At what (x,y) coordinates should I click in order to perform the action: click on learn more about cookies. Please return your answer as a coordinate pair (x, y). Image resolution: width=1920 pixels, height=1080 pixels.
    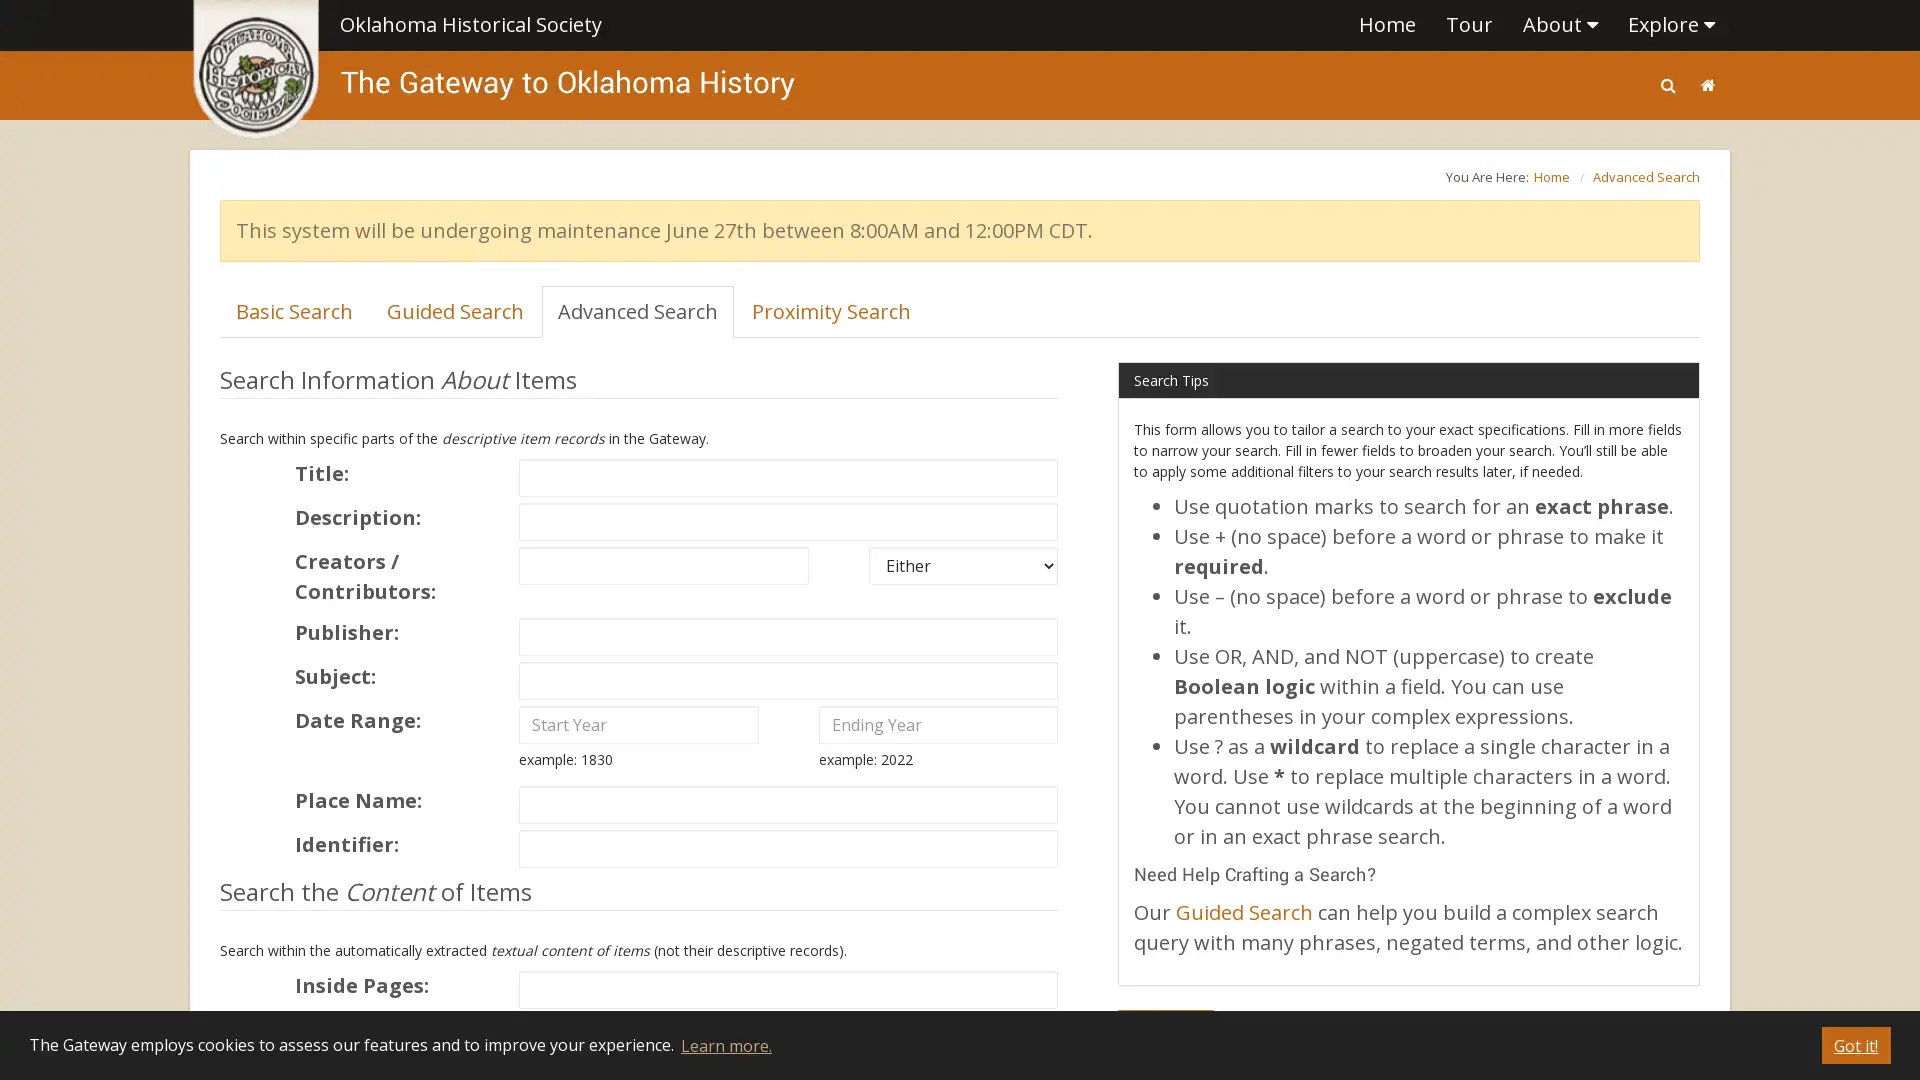
    Looking at the image, I should click on (724, 1044).